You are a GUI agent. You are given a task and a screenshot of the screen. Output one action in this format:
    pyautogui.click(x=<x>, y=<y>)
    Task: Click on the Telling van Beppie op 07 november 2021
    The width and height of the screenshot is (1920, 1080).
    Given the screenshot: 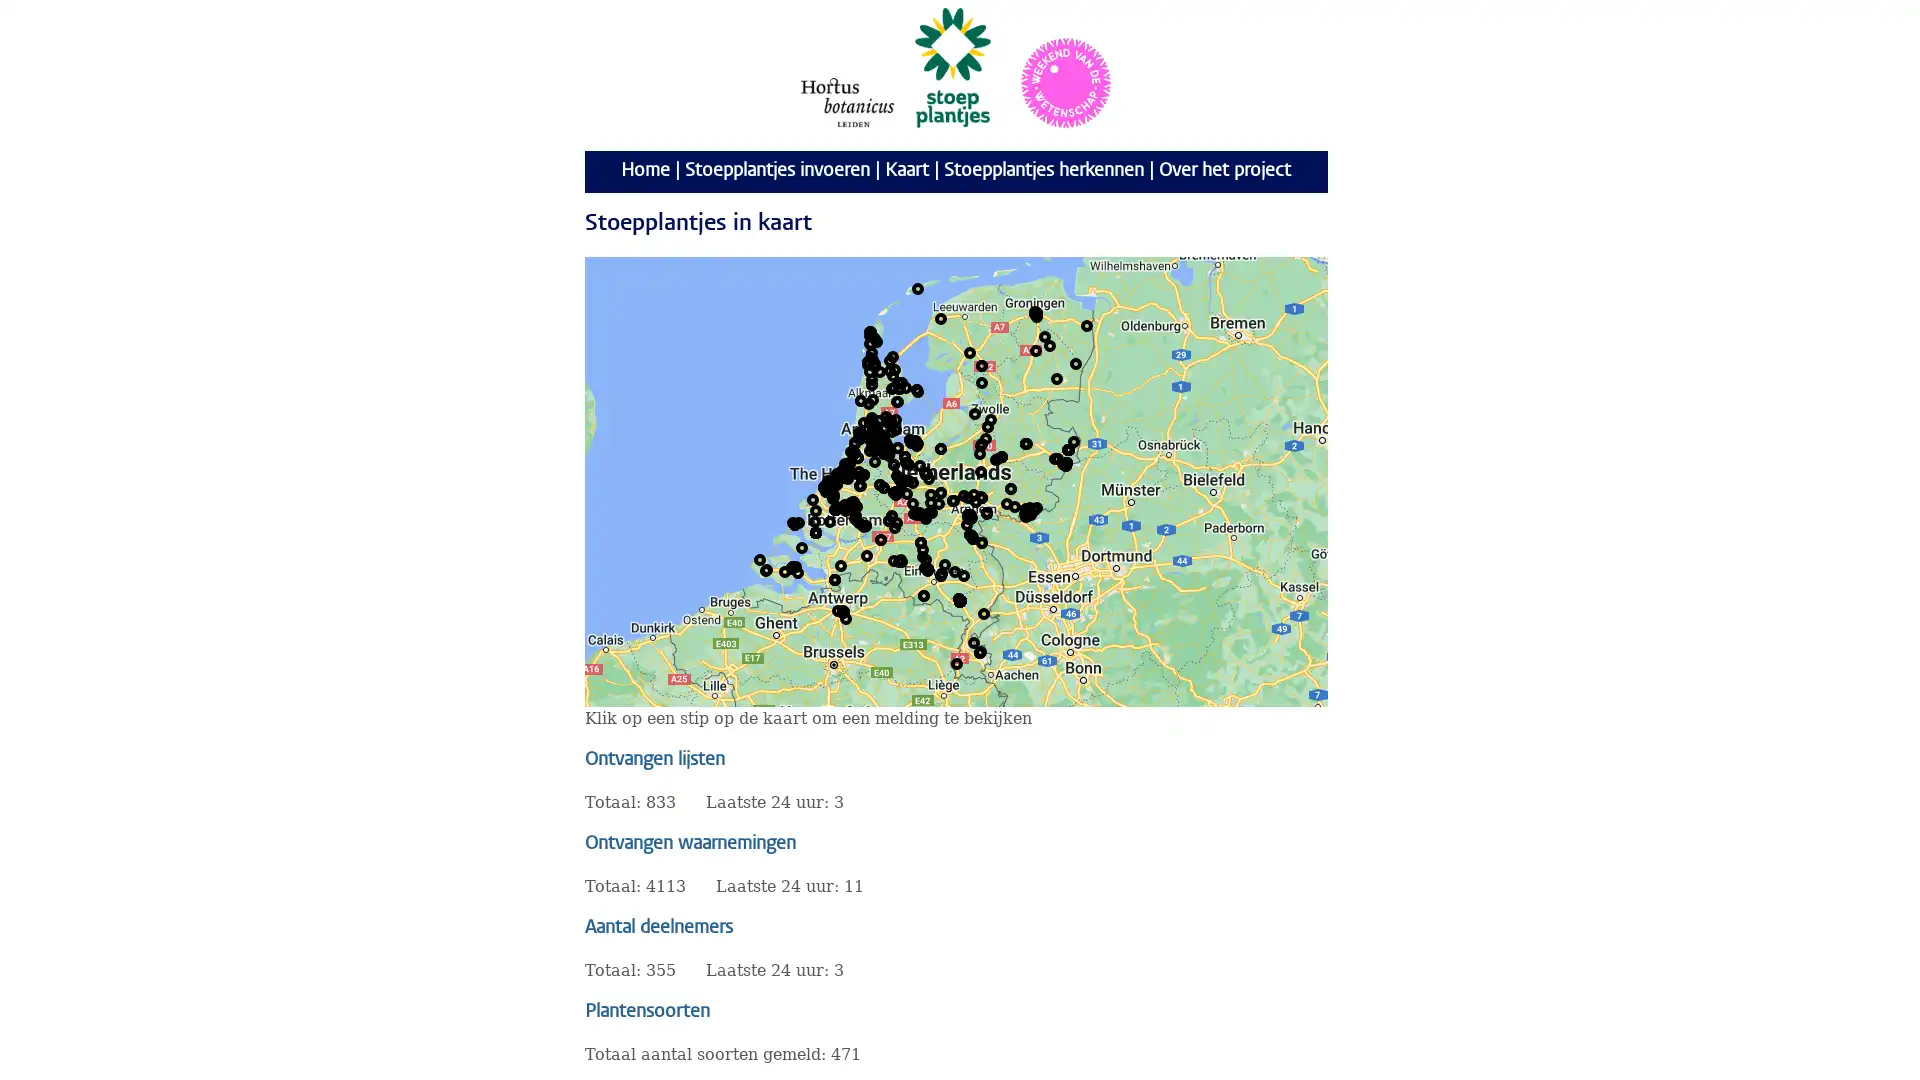 What is the action you would take?
    pyautogui.click(x=915, y=389)
    